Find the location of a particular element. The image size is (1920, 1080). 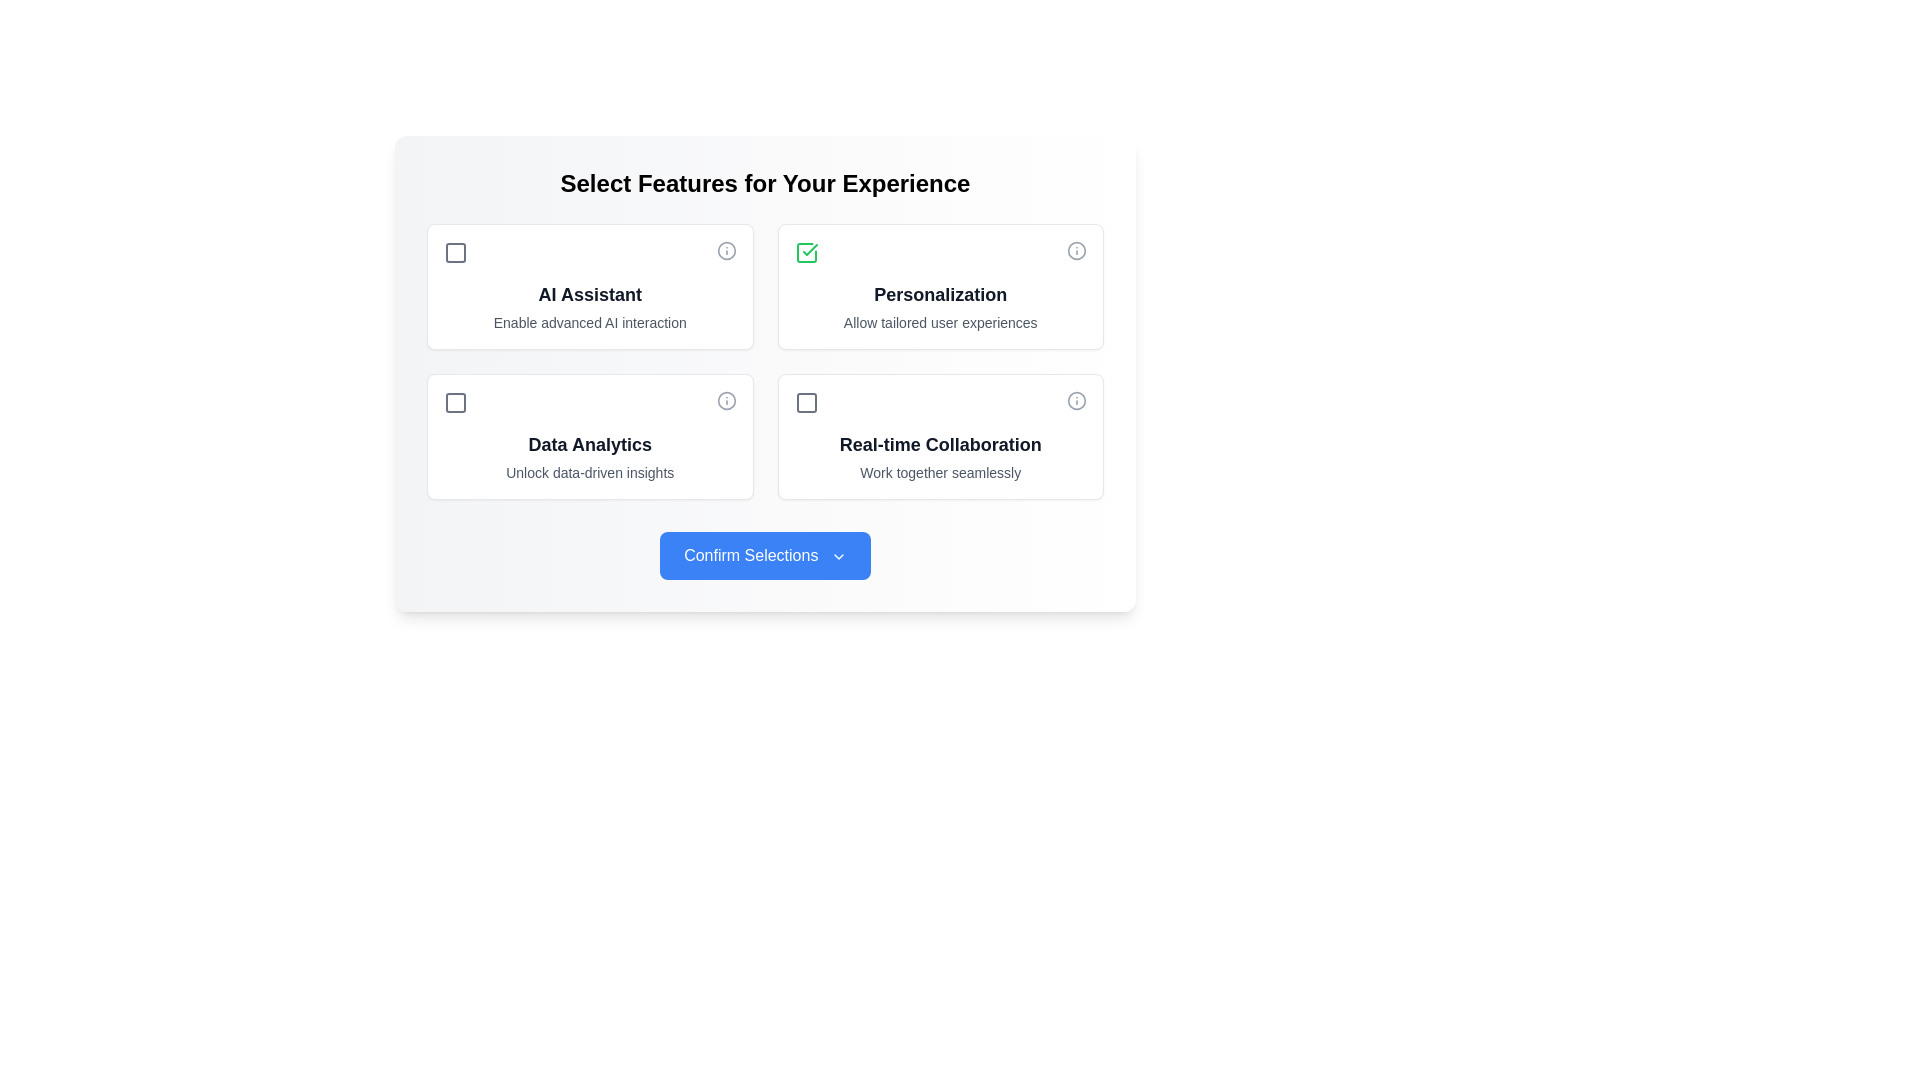

the text caption 'Unlock data-driven insights' that is styled in gray and located beneath the 'Data Analytics' heading in the bottom-left feature selection panel to trigger any potential tooltip is located at coordinates (589, 473).